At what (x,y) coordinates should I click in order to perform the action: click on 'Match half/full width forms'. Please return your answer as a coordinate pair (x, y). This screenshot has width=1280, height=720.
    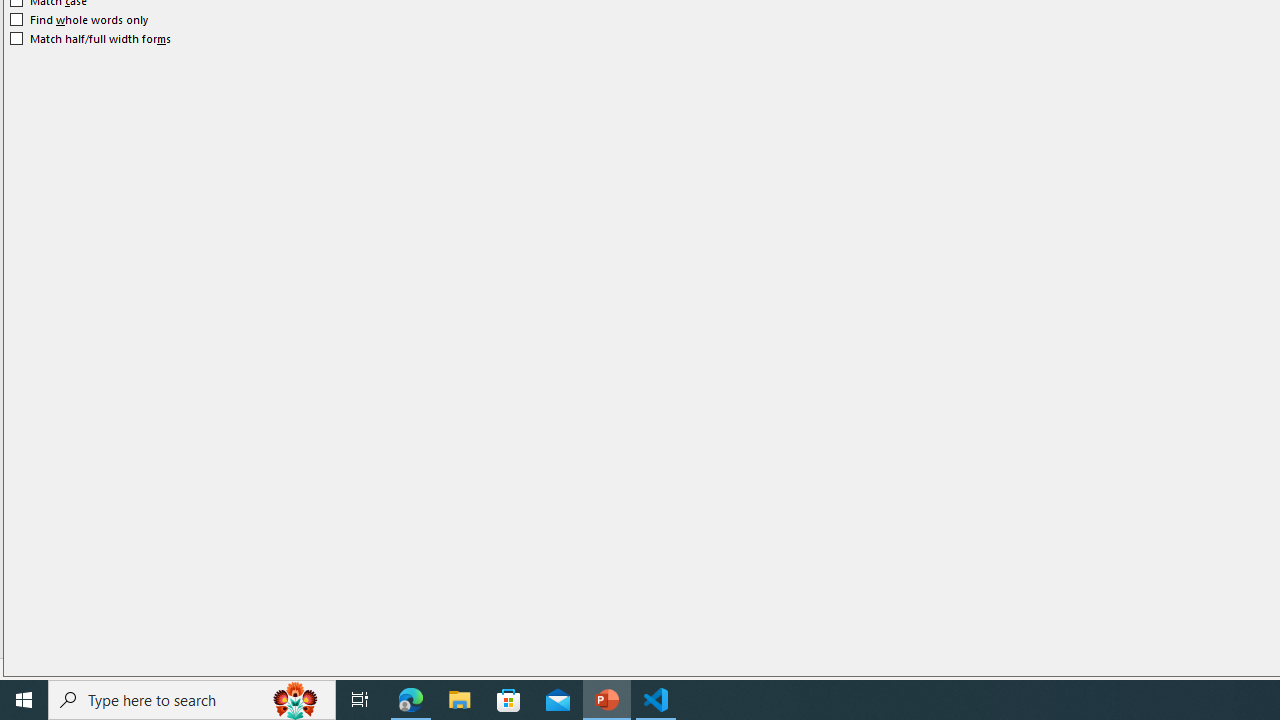
    Looking at the image, I should click on (90, 38).